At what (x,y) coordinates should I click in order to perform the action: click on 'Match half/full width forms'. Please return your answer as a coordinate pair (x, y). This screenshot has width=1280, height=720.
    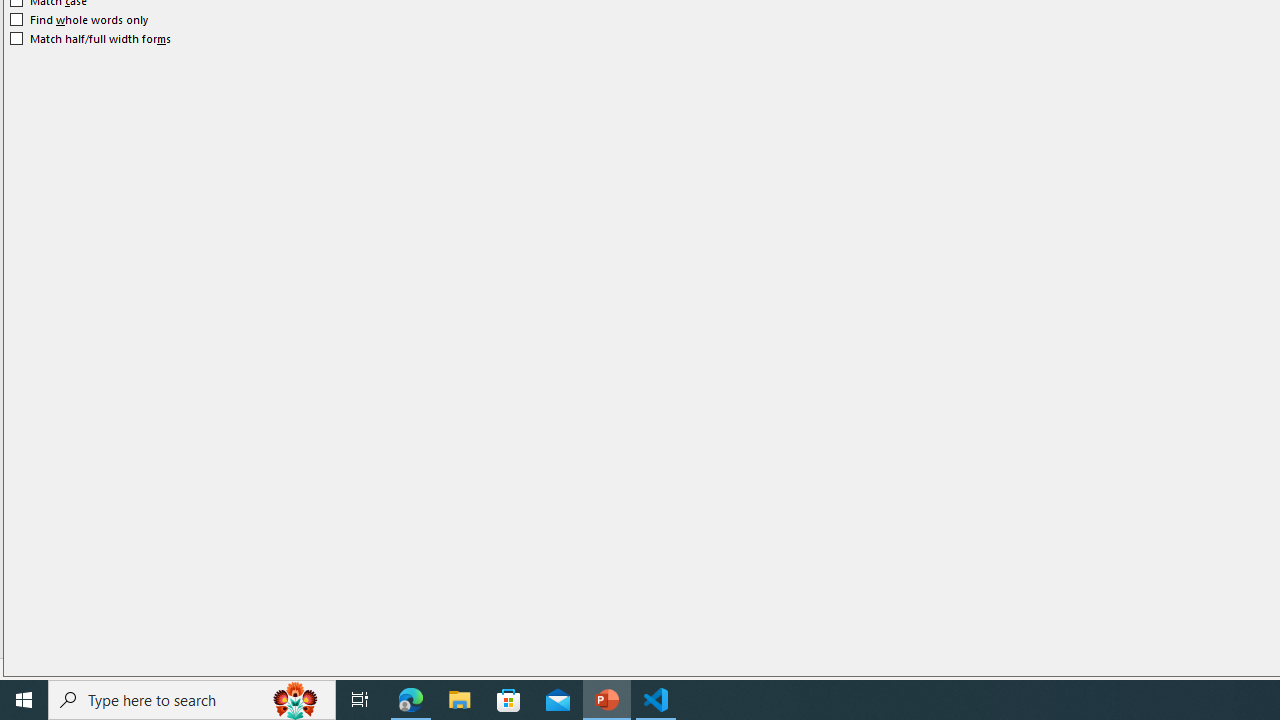
    Looking at the image, I should click on (90, 38).